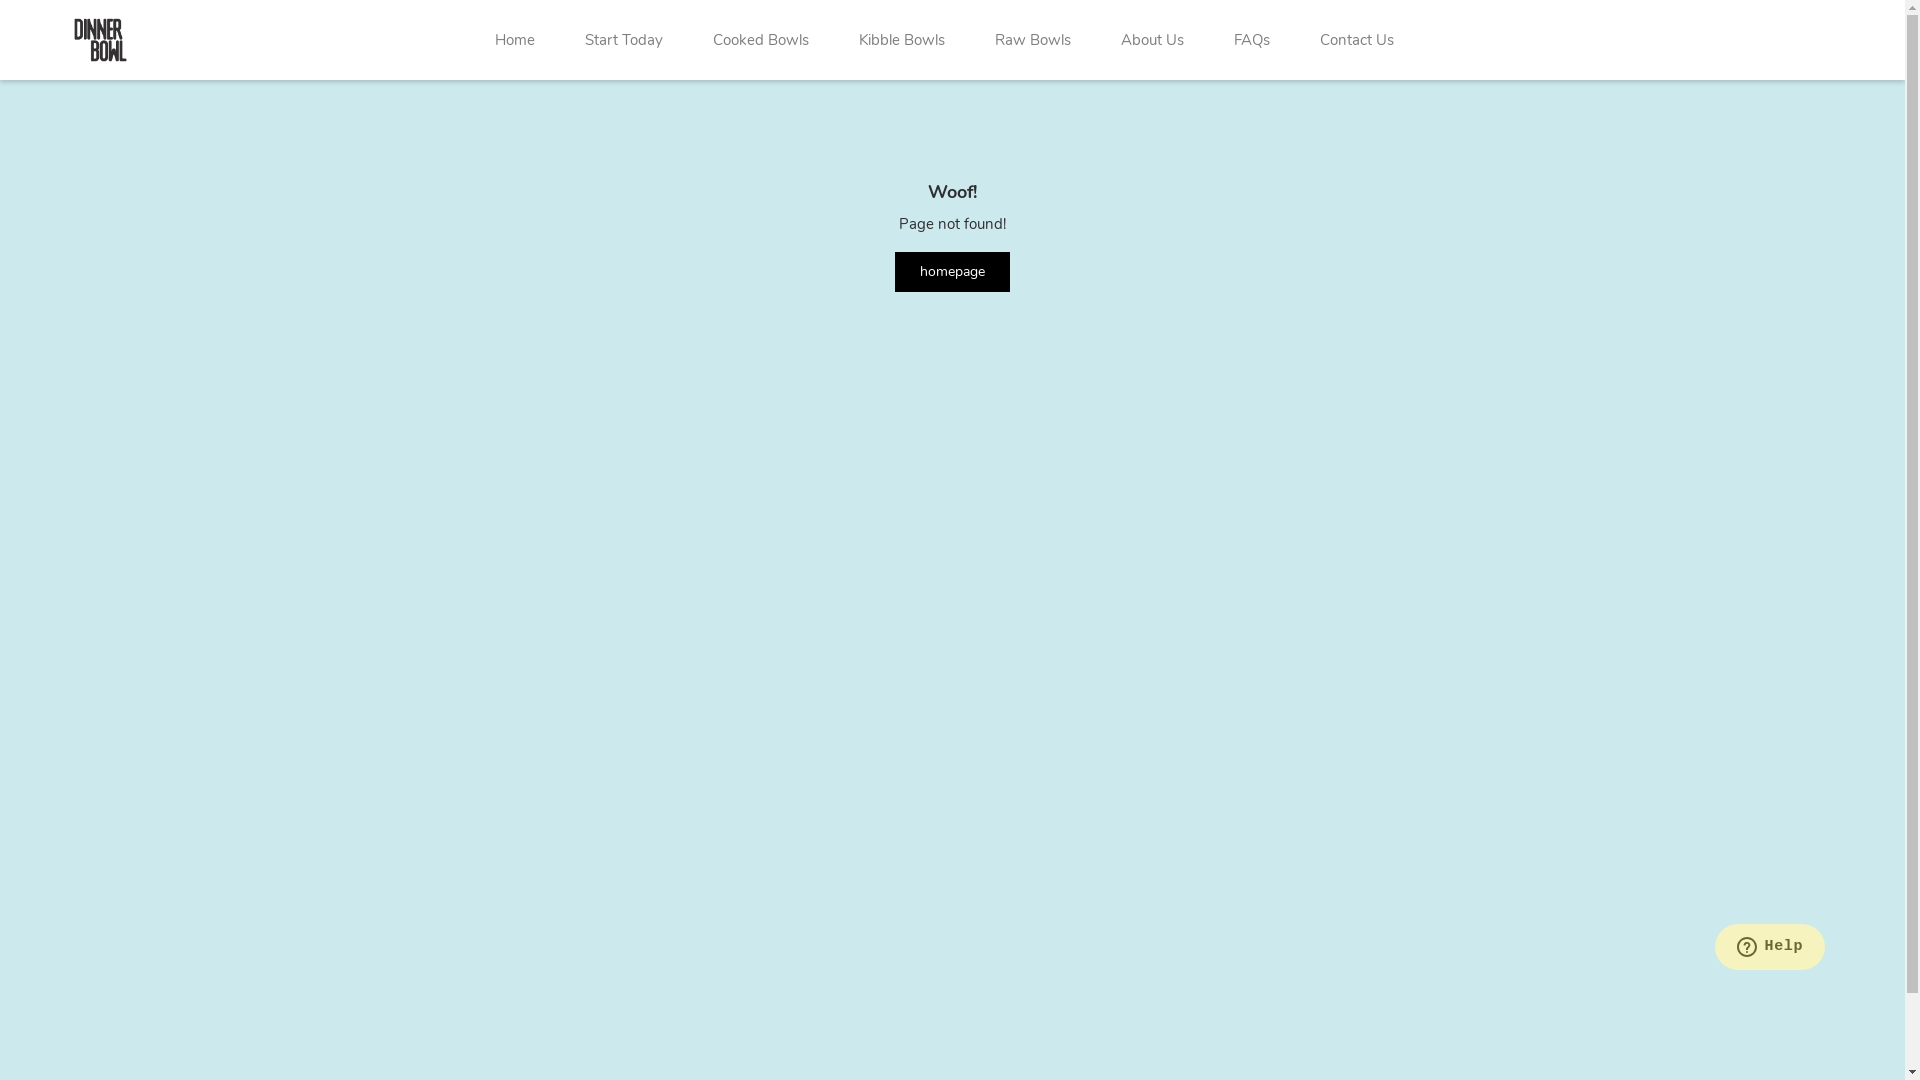 The image size is (1920, 1080). I want to click on 'Raw Bowls', so click(1032, 39).